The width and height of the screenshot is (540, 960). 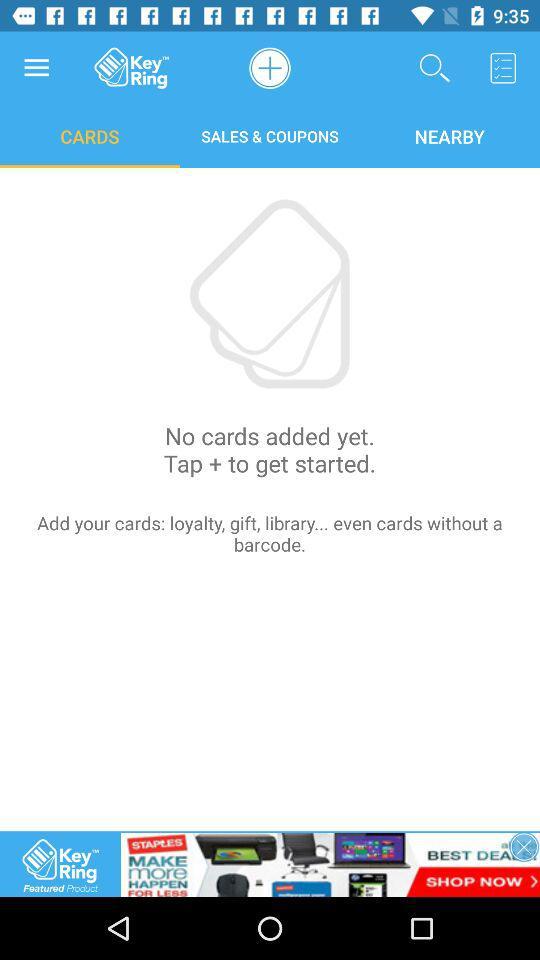 What do you see at coordinates (132, 67) in the screenshot?
I see `the icon which is after the menu` at bounding box center [132, 67].